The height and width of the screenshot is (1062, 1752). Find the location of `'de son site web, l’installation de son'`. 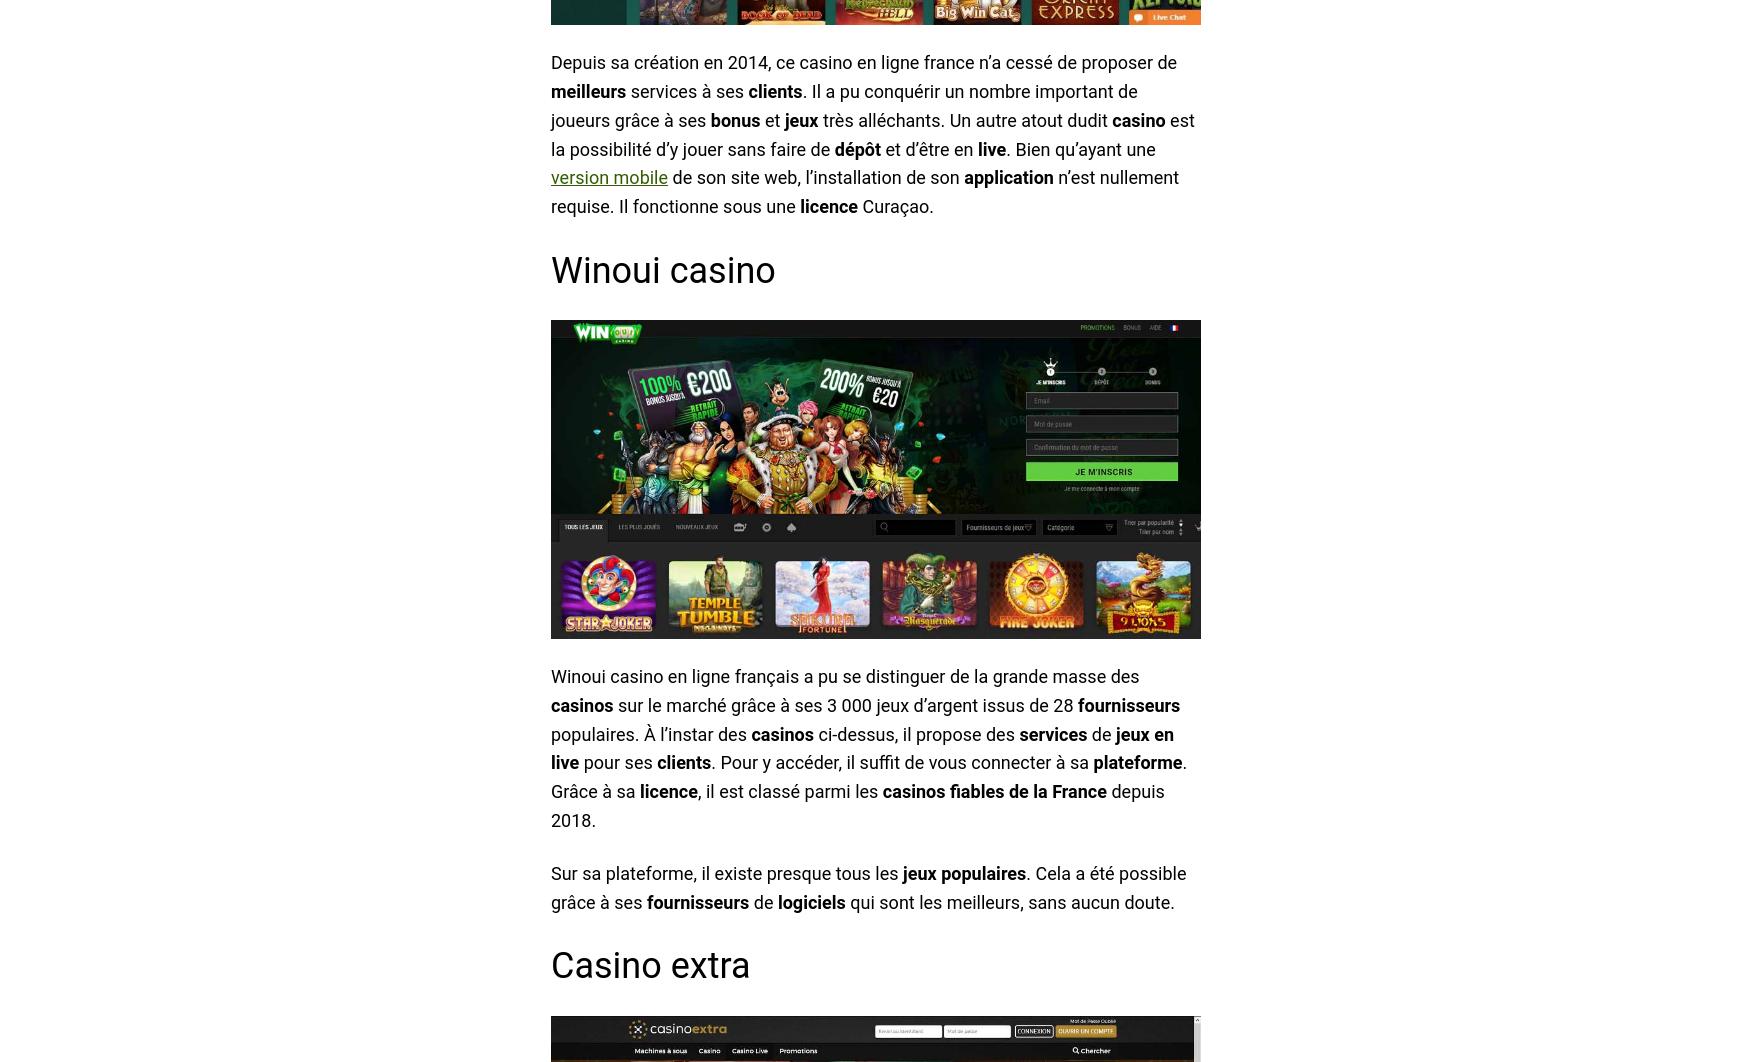

'de son site web, l’installation de son' is located at coordinates (815, 177).